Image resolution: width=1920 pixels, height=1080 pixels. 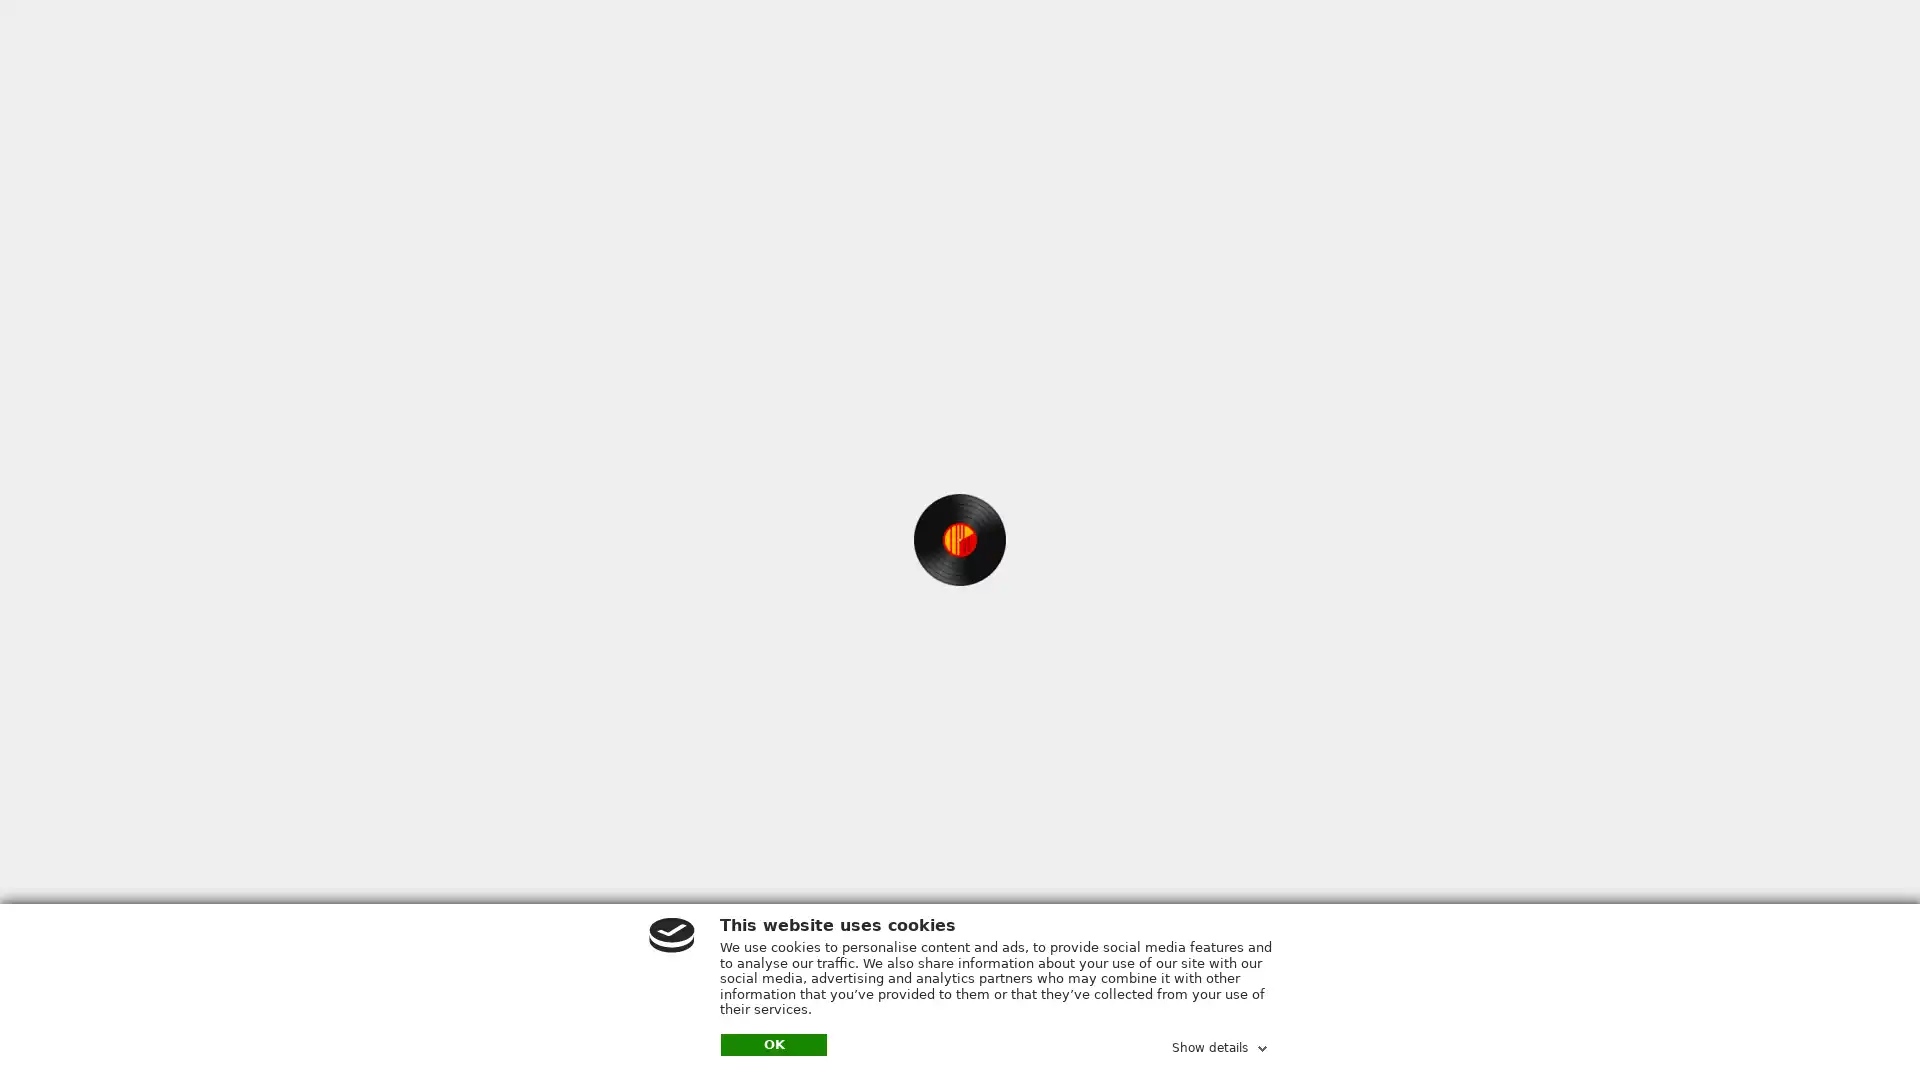 What do you see at coordinates (869, 345) in the screenshot?
I see `add to cart` at bounding box center [869, 345].